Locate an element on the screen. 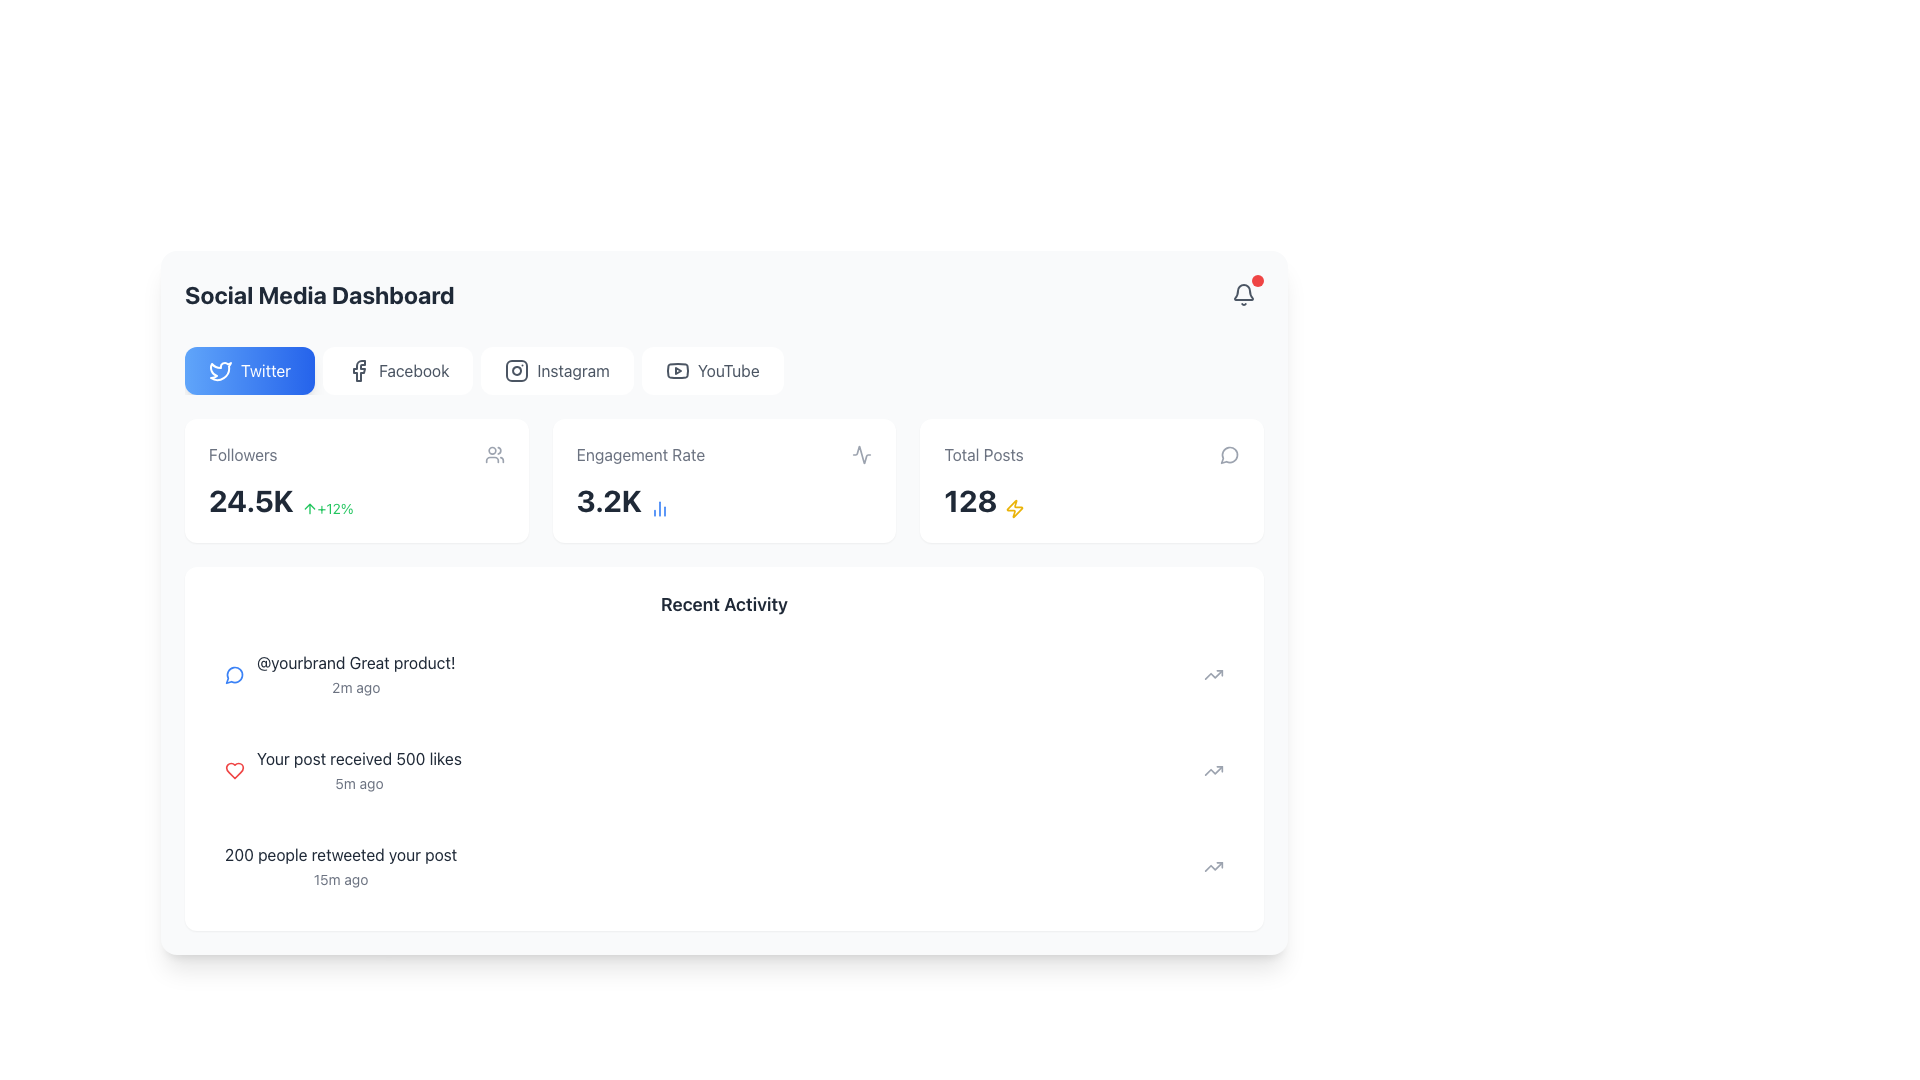 The height and width of the screenshot is (1080, 1920). the activity or pulse icon located in the top-right corner of the dashboard, near the notification bell indicator is located at coordinates (862, 455).